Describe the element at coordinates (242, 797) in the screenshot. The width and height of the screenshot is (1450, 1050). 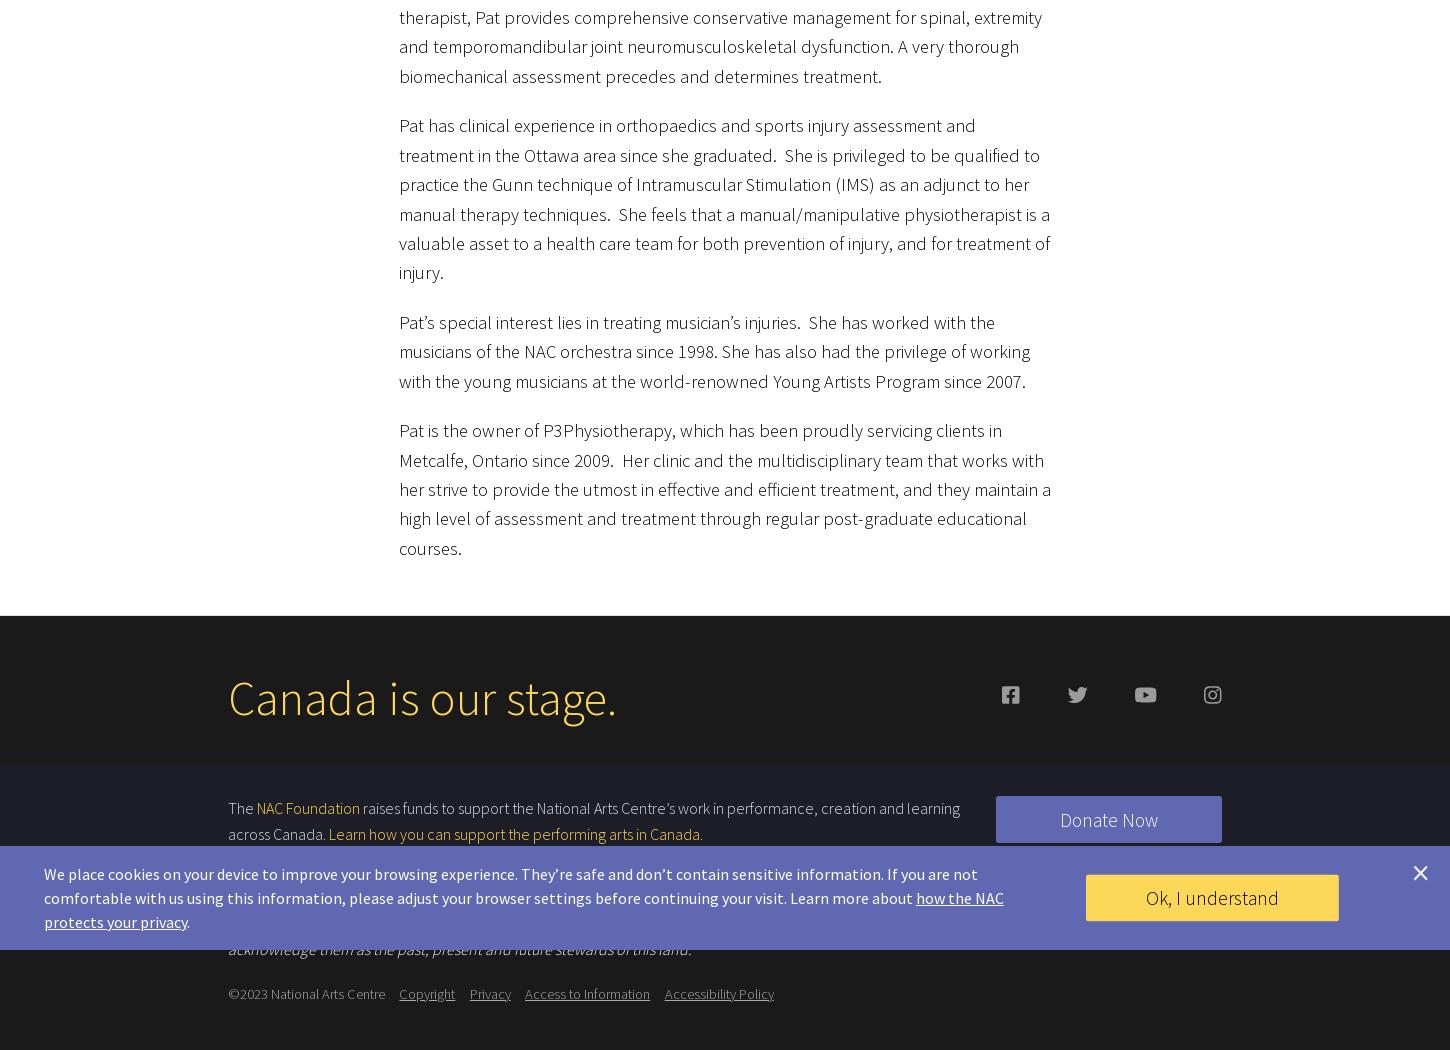
I see `'The'` at that location.